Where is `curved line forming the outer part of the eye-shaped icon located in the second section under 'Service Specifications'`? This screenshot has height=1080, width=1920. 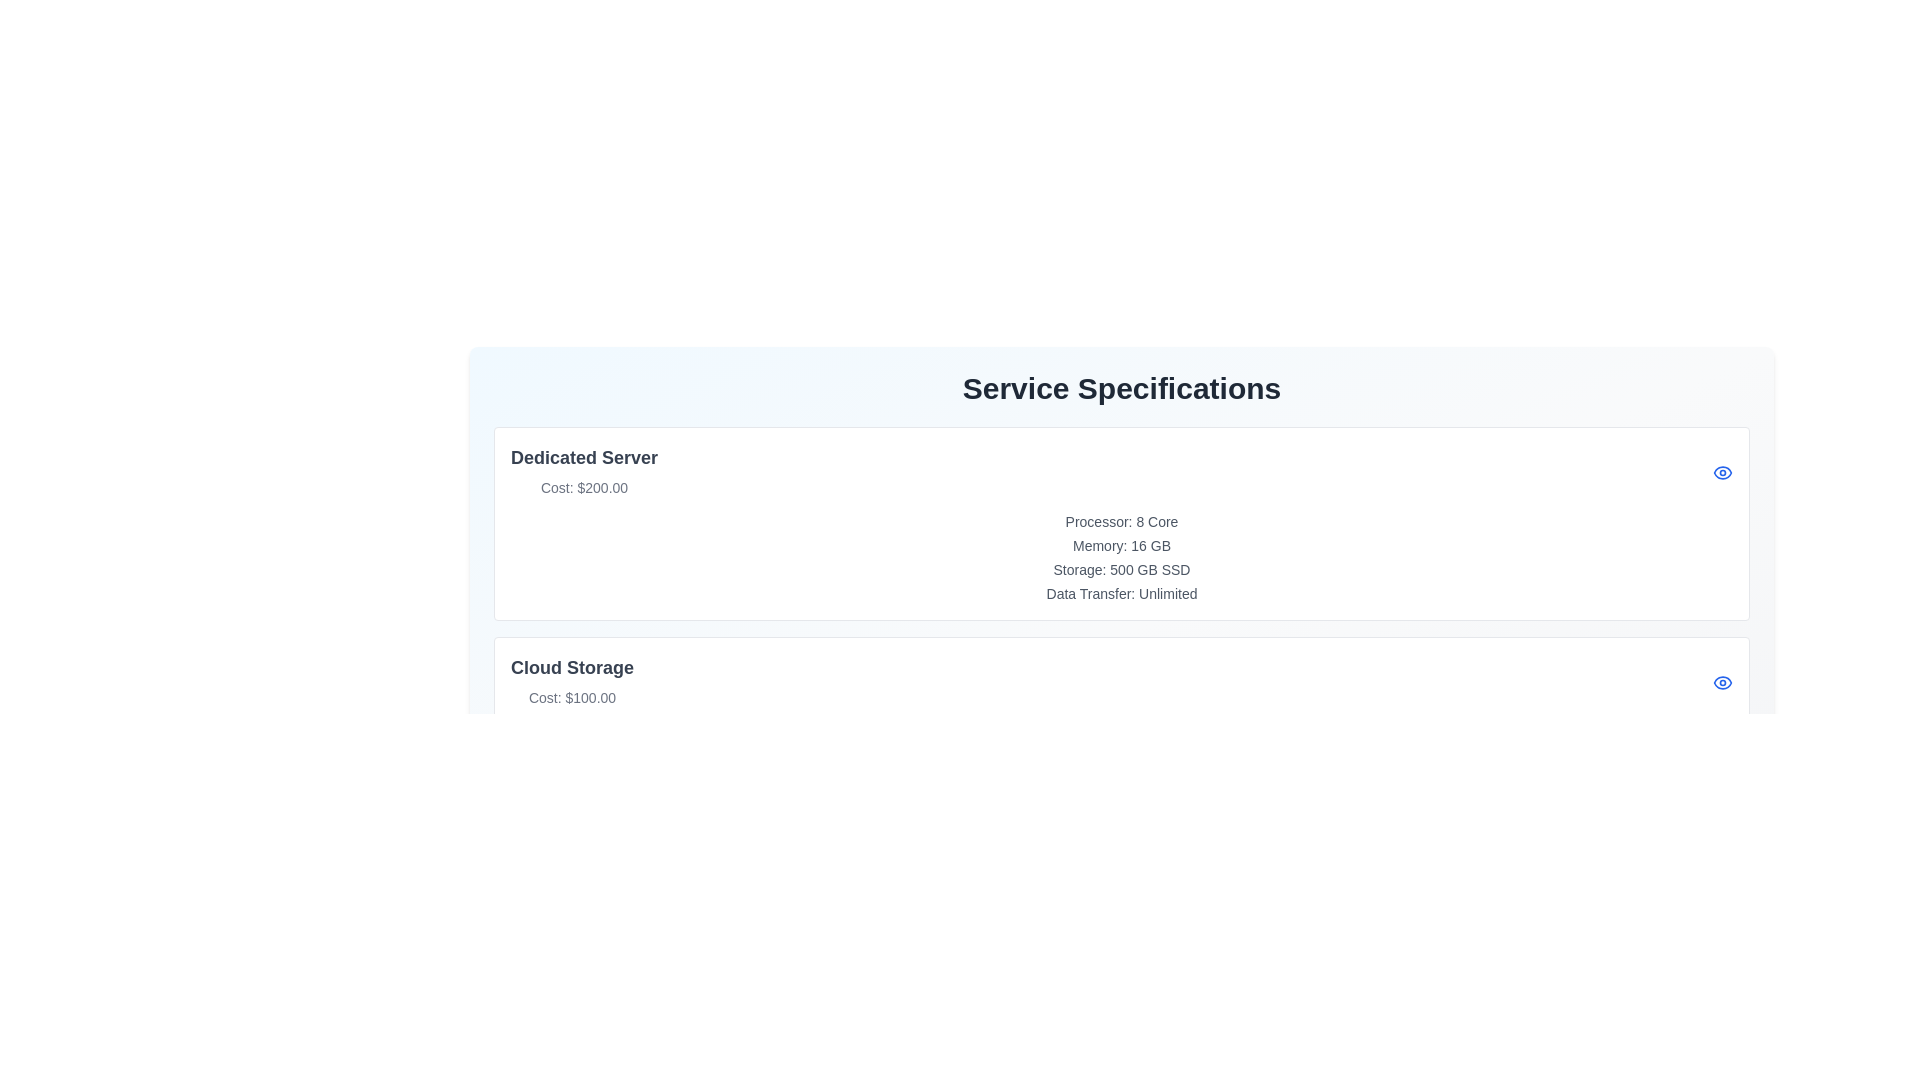
curved line forming the outer part of the eye-shaped icon located in the second section under 'Service Specifications' is located at coordinates (1722, 471).